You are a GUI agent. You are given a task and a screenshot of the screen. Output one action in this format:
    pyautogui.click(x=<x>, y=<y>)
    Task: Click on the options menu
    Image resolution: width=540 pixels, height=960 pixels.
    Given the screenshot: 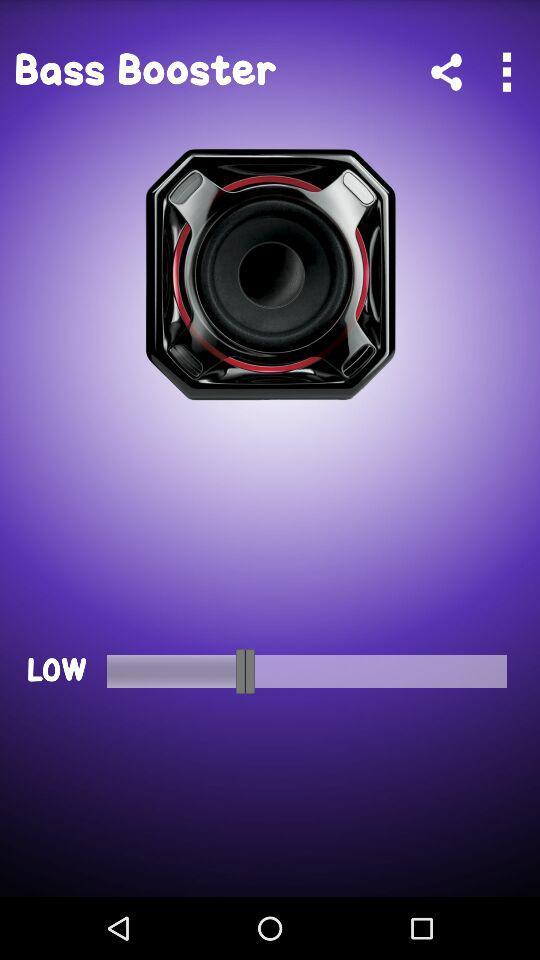 What is the action you would take?
    pyautogui.click(x=505, y=72)
    